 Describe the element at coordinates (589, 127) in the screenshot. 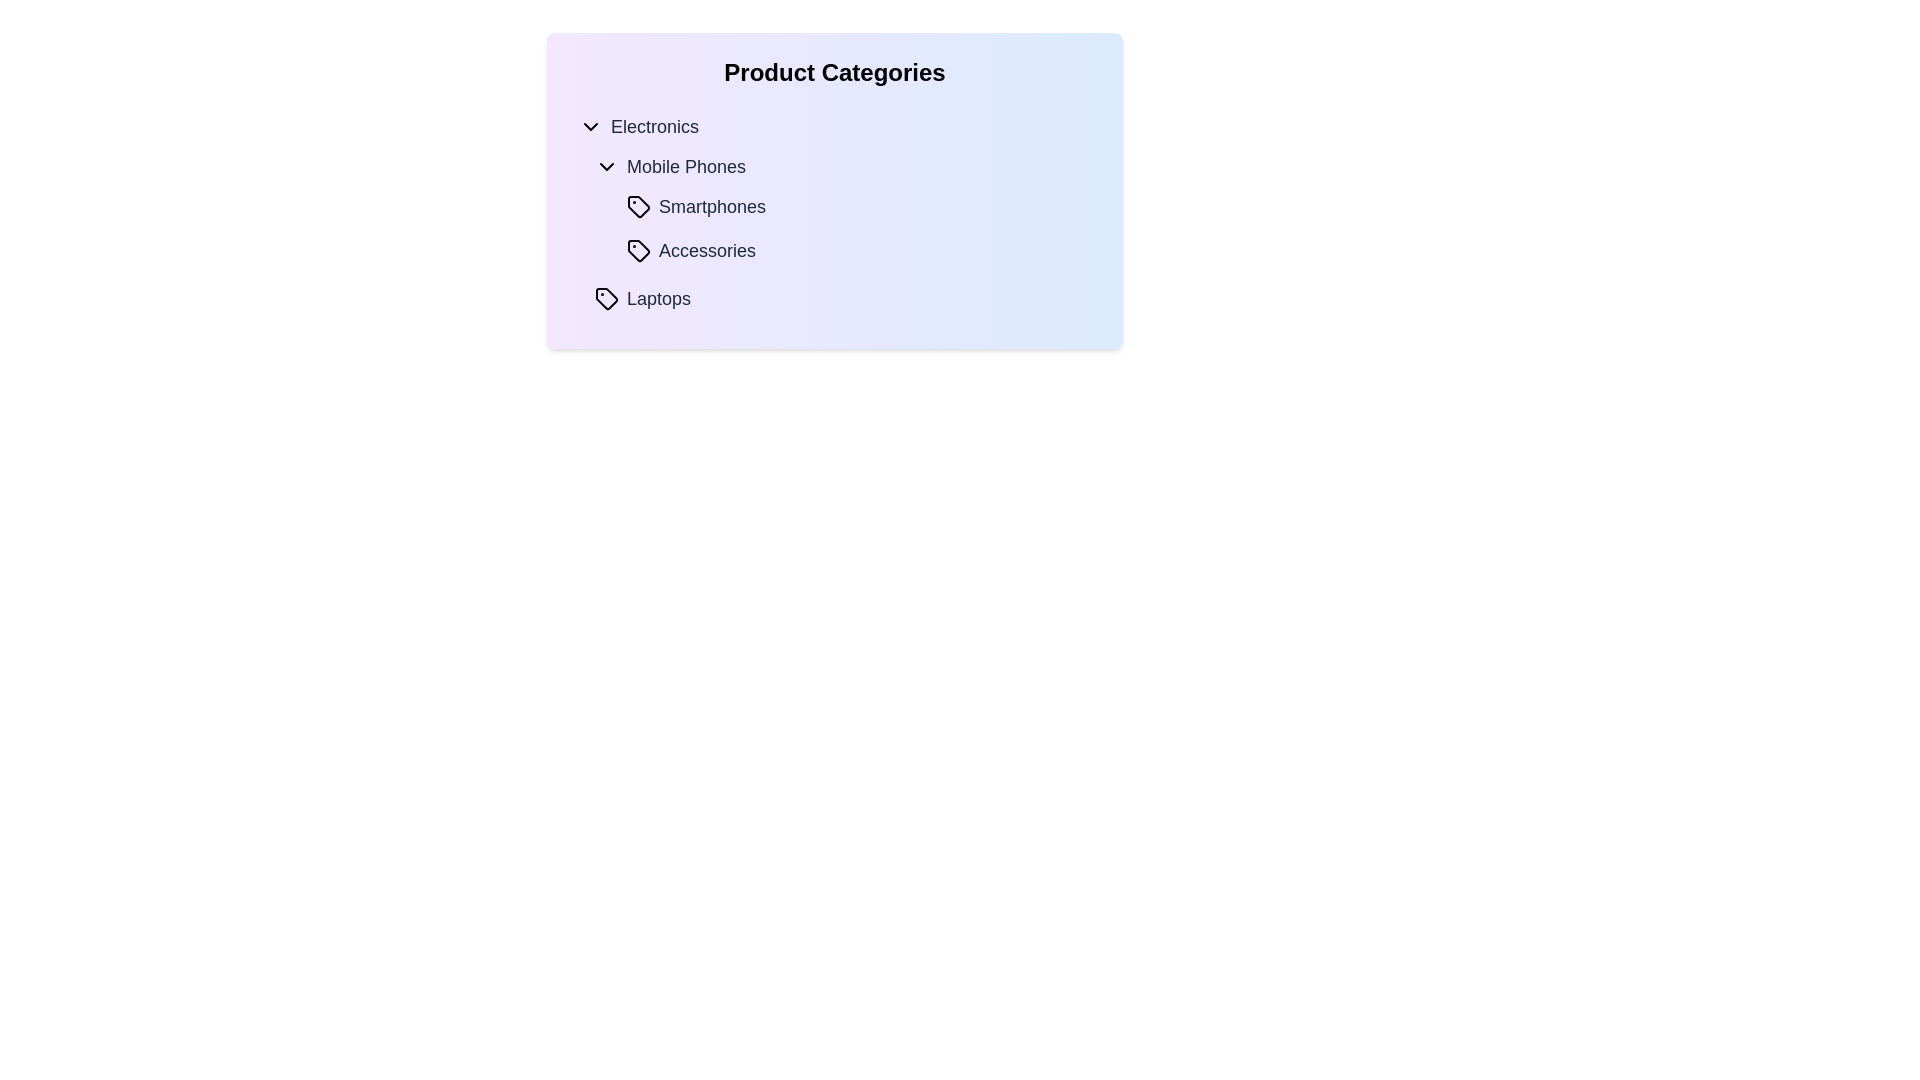

I see `the downward-facing chevron icon` at that location.